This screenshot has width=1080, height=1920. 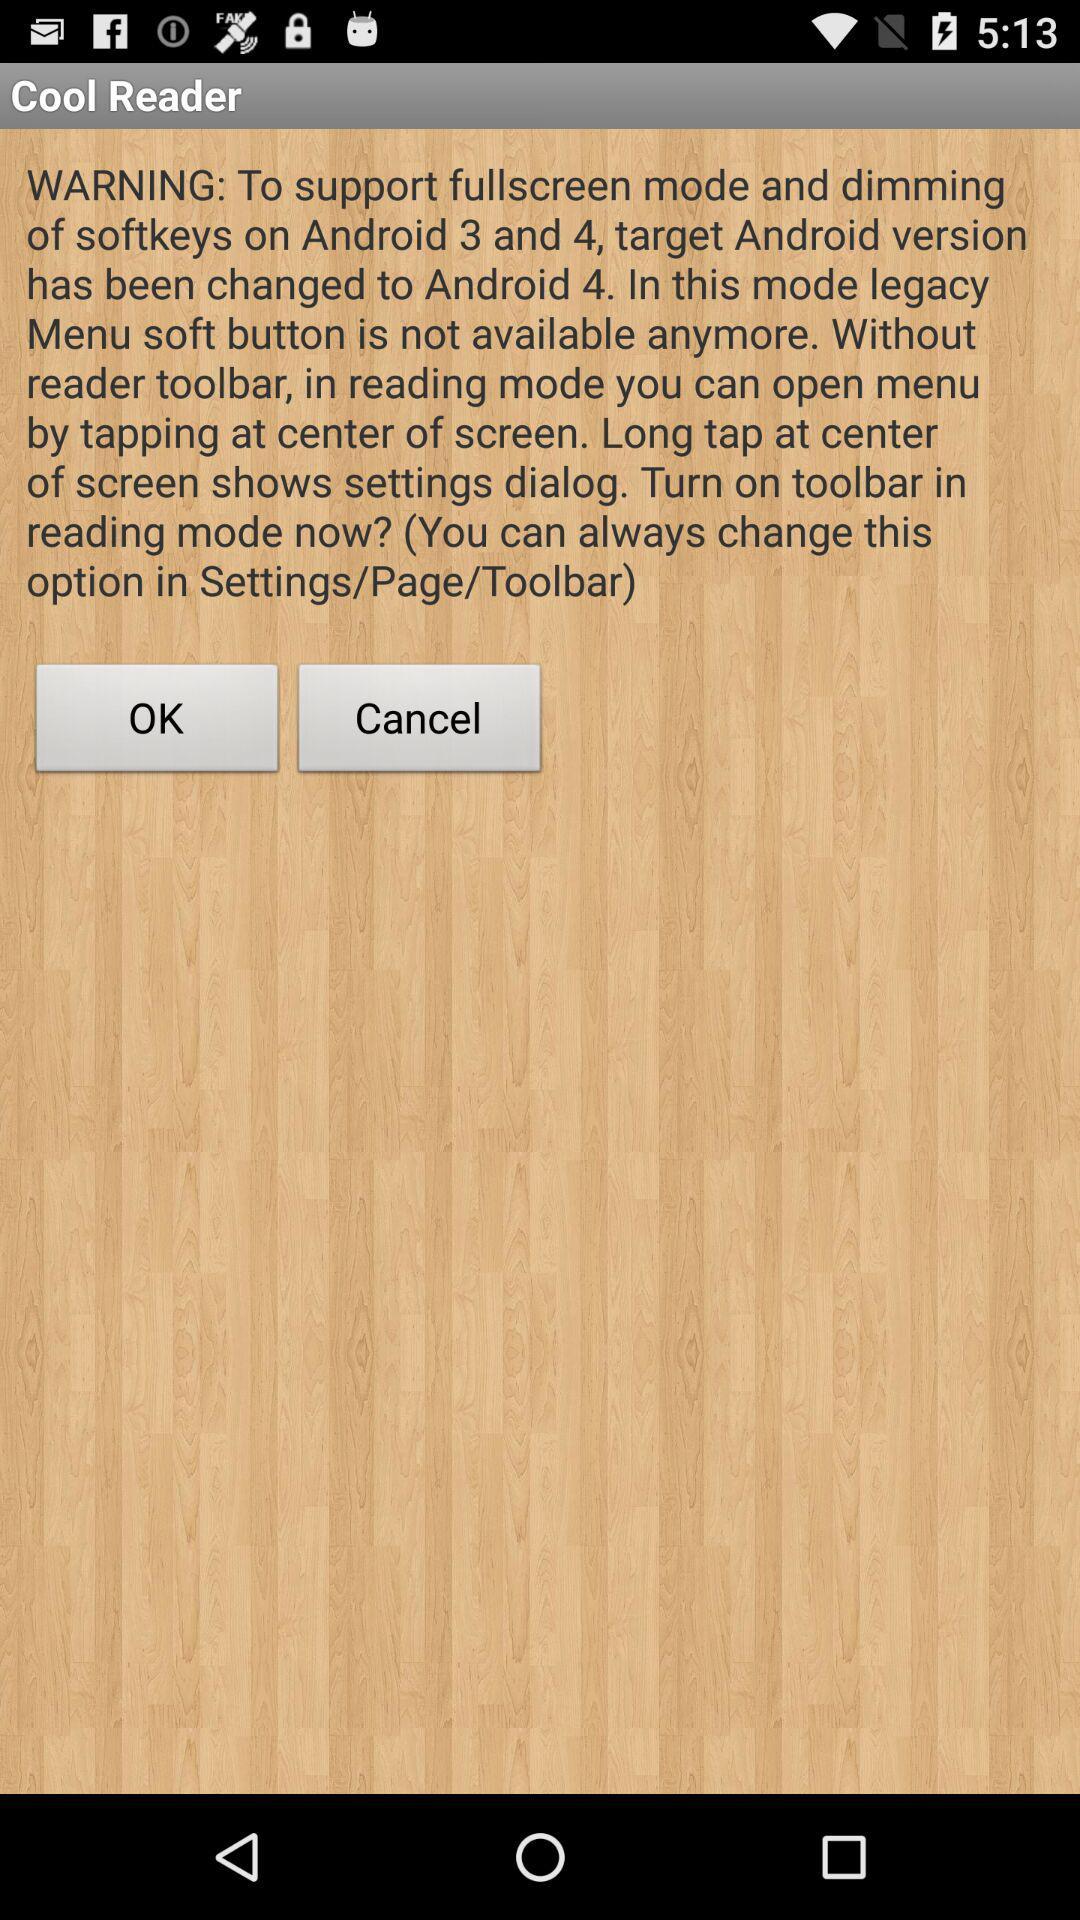 What do you see at coordinates (419, 722) in the screenshot?
I see `the cancel item` at bounding box center [419, 722].